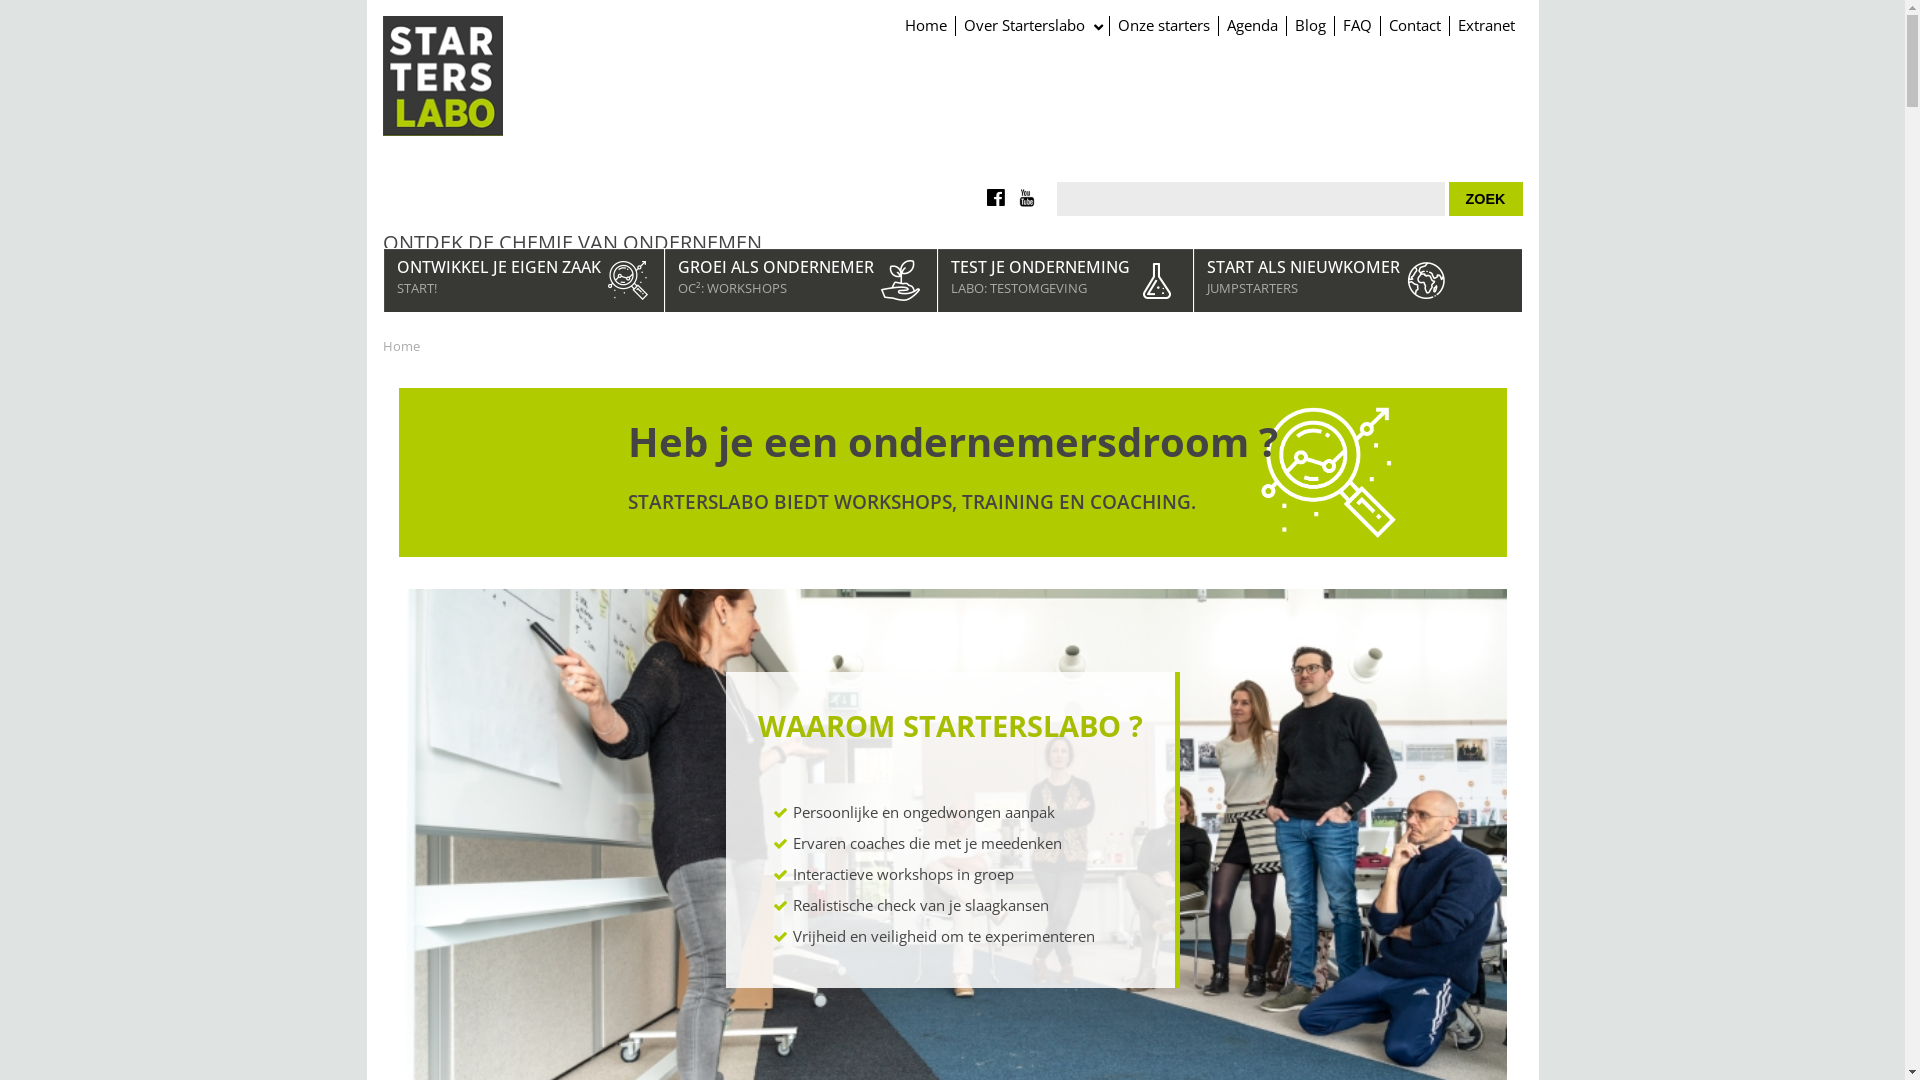  What do you see at coordinates (1251, 26) in the screenshot?
I see `'Agenda'` at bounding box center [1251, 26].